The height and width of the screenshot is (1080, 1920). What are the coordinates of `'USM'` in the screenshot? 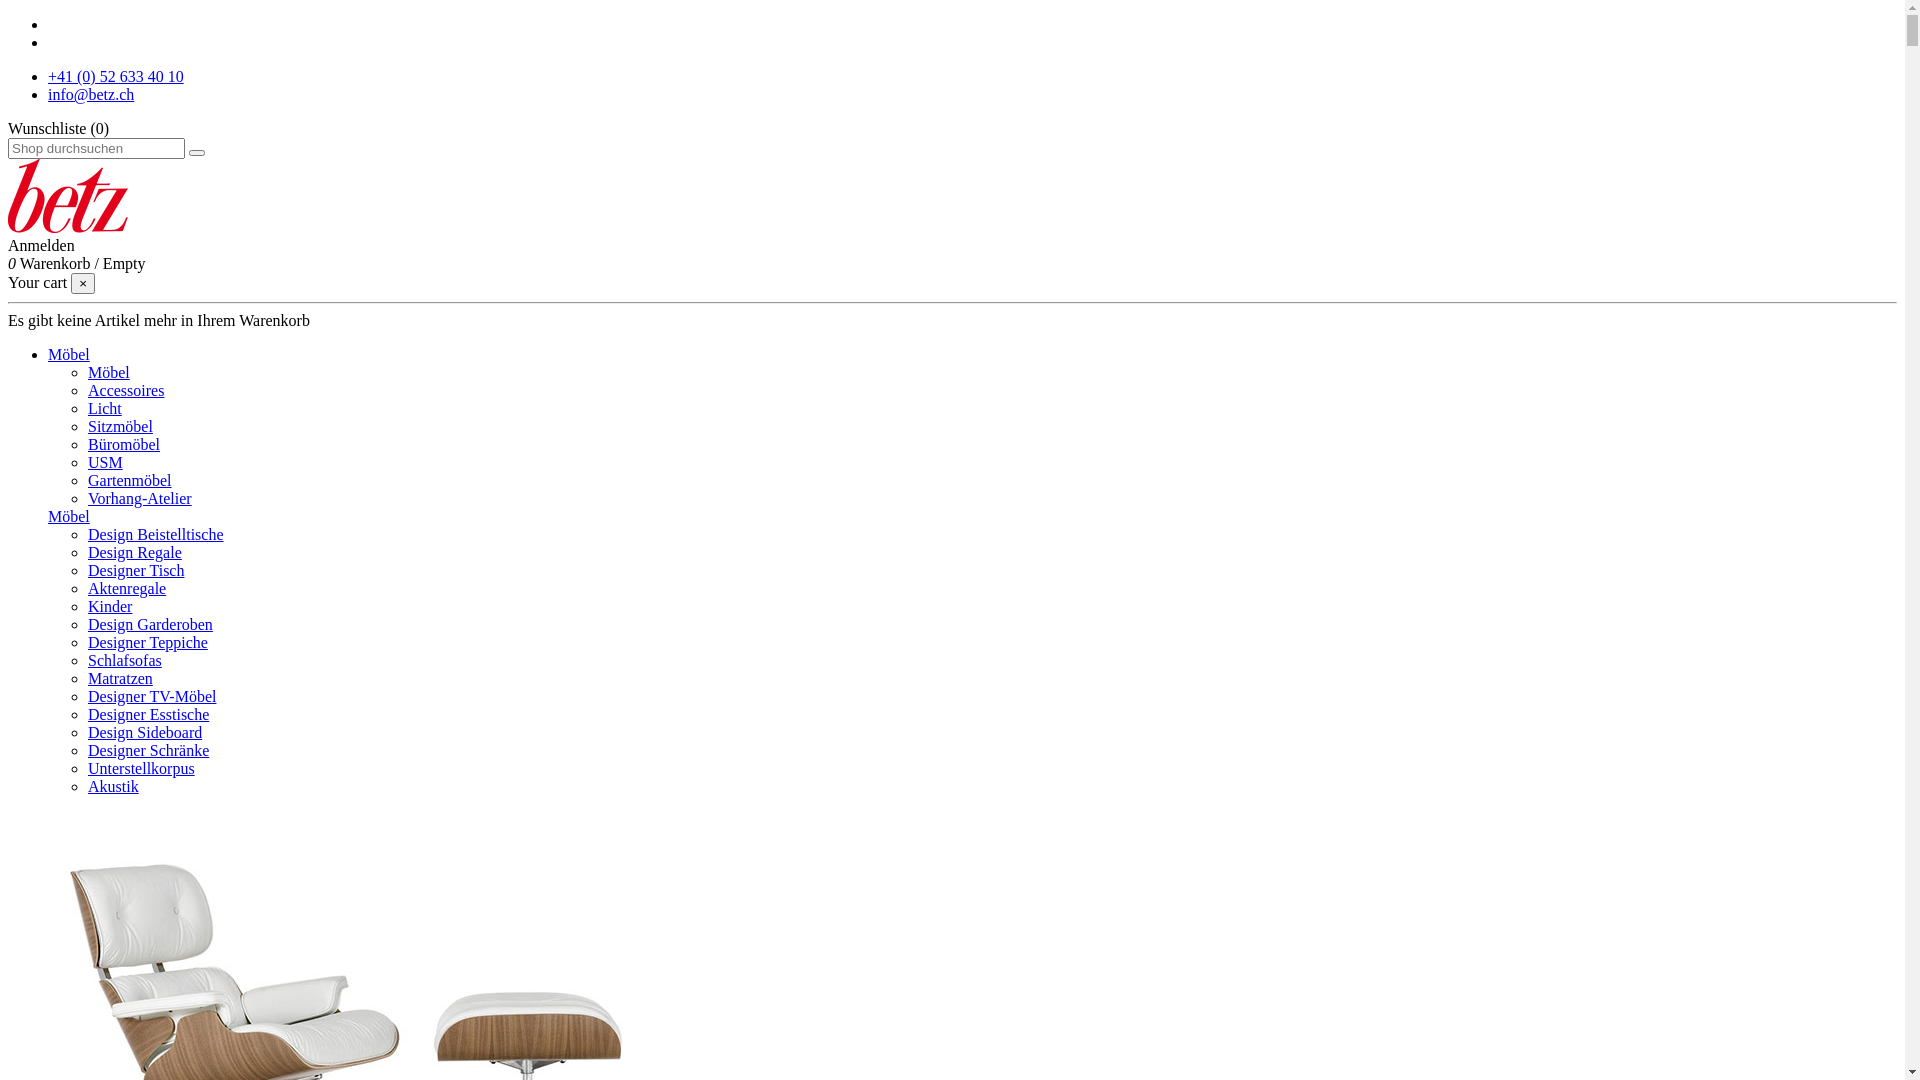 It's located at (104, 462).